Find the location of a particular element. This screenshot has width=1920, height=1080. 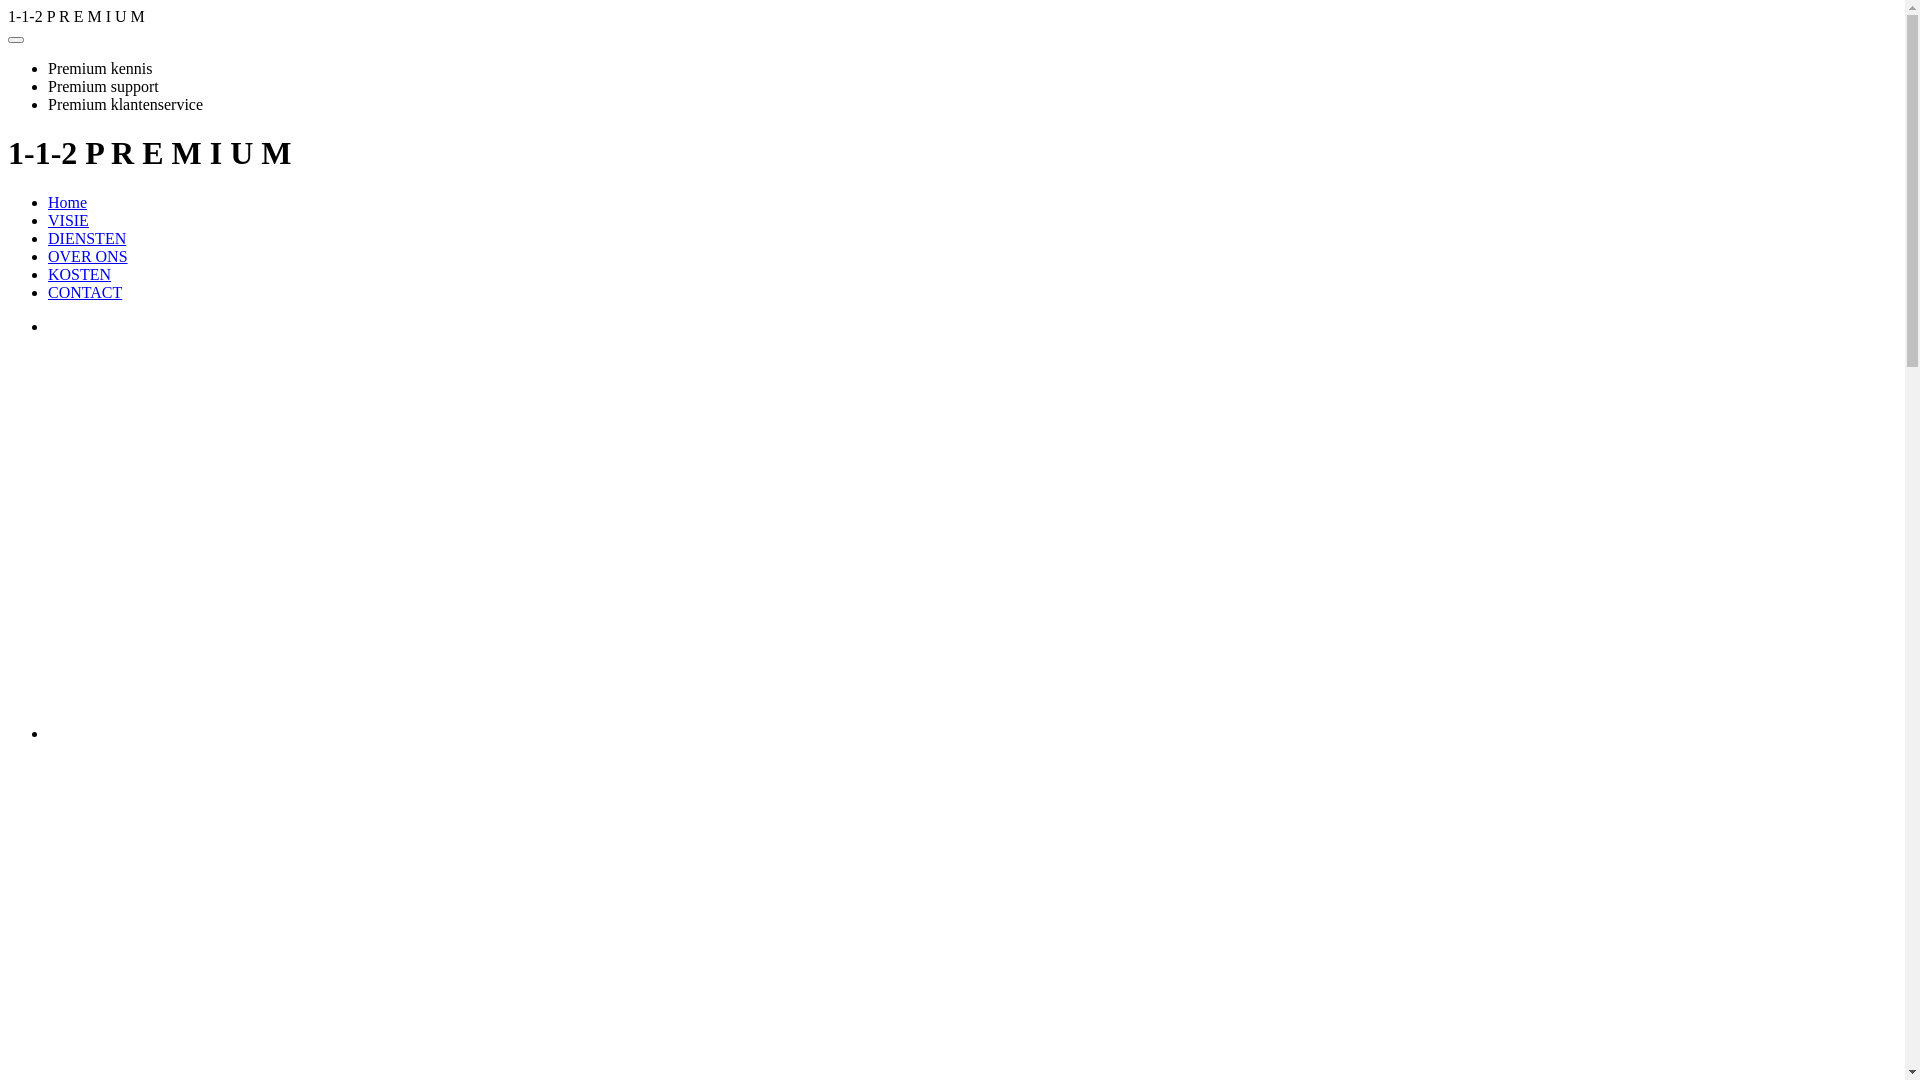

'KOSTEN' is located at coordinates (48, 274).